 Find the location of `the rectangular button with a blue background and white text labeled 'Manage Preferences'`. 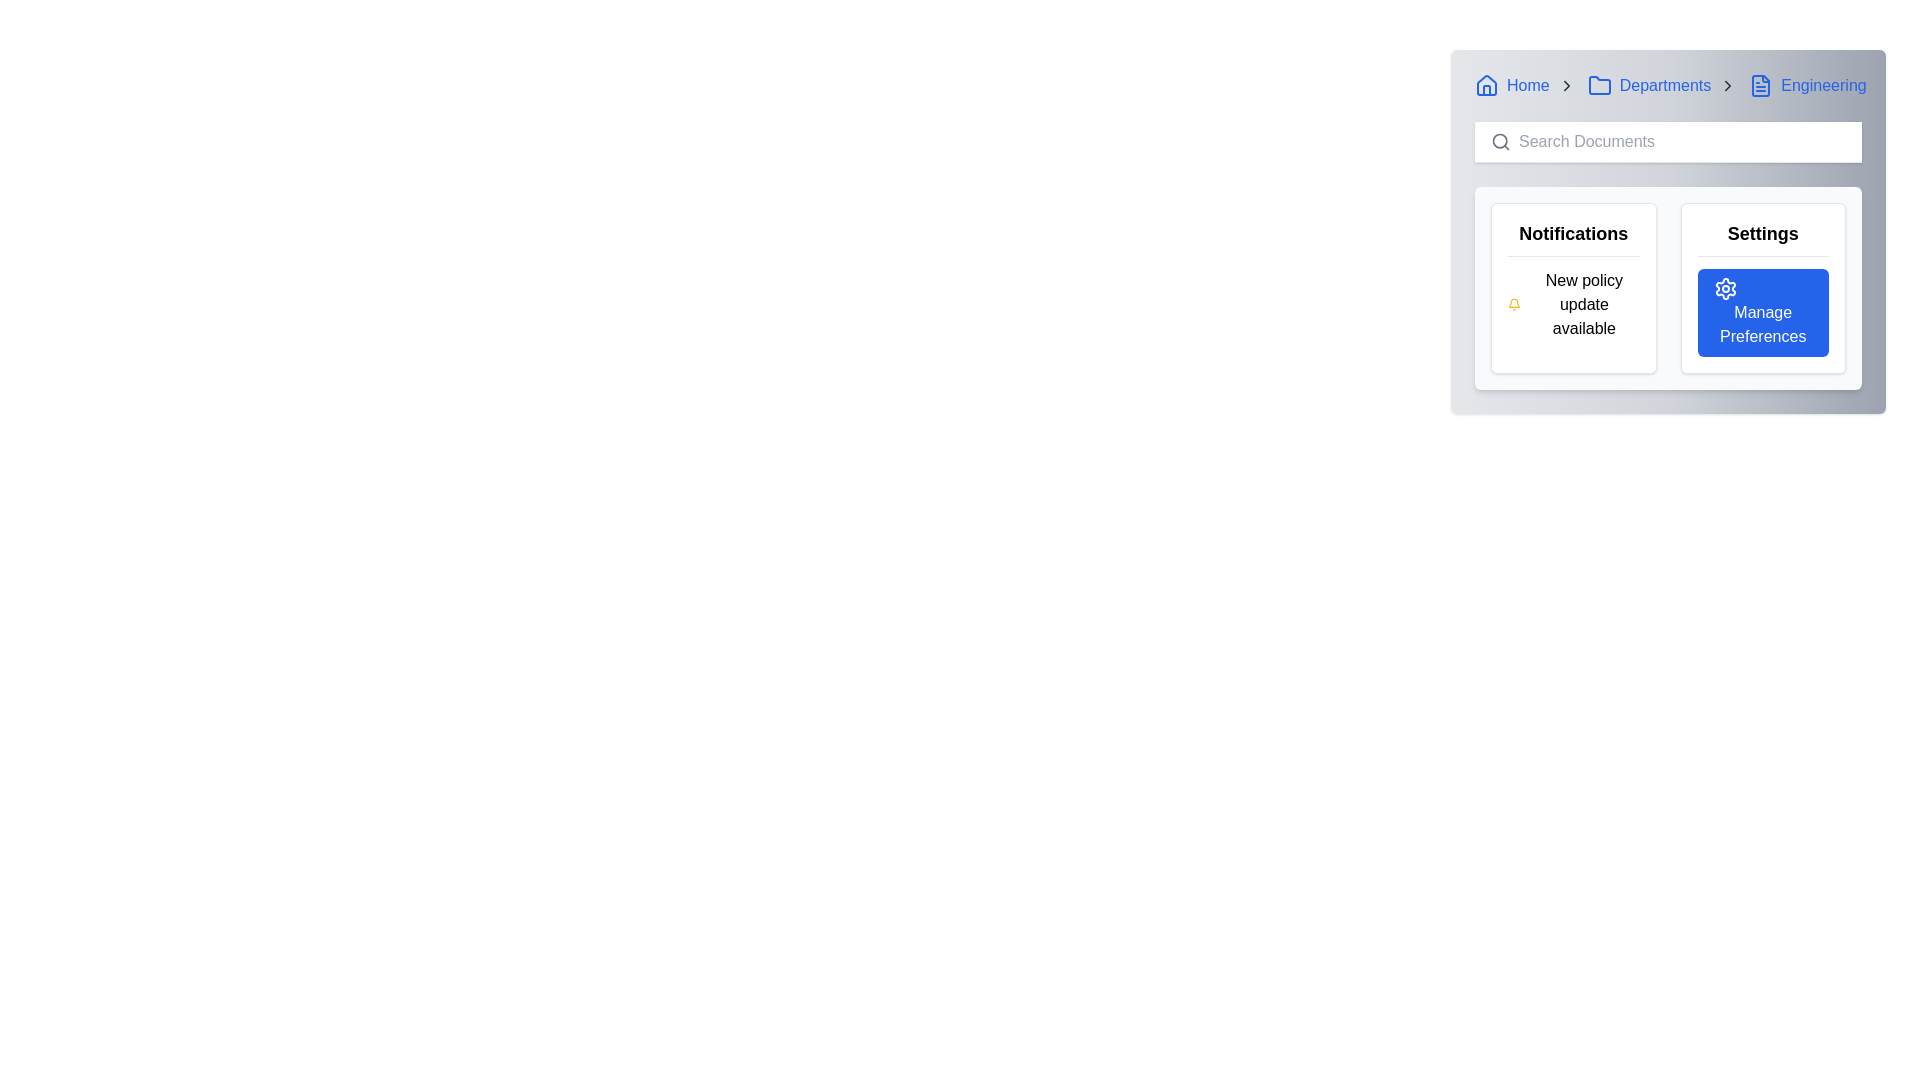

the rectangular button with a blue background and white text labeled 'Manage Preferences' is located at coordinates (1763, 312).